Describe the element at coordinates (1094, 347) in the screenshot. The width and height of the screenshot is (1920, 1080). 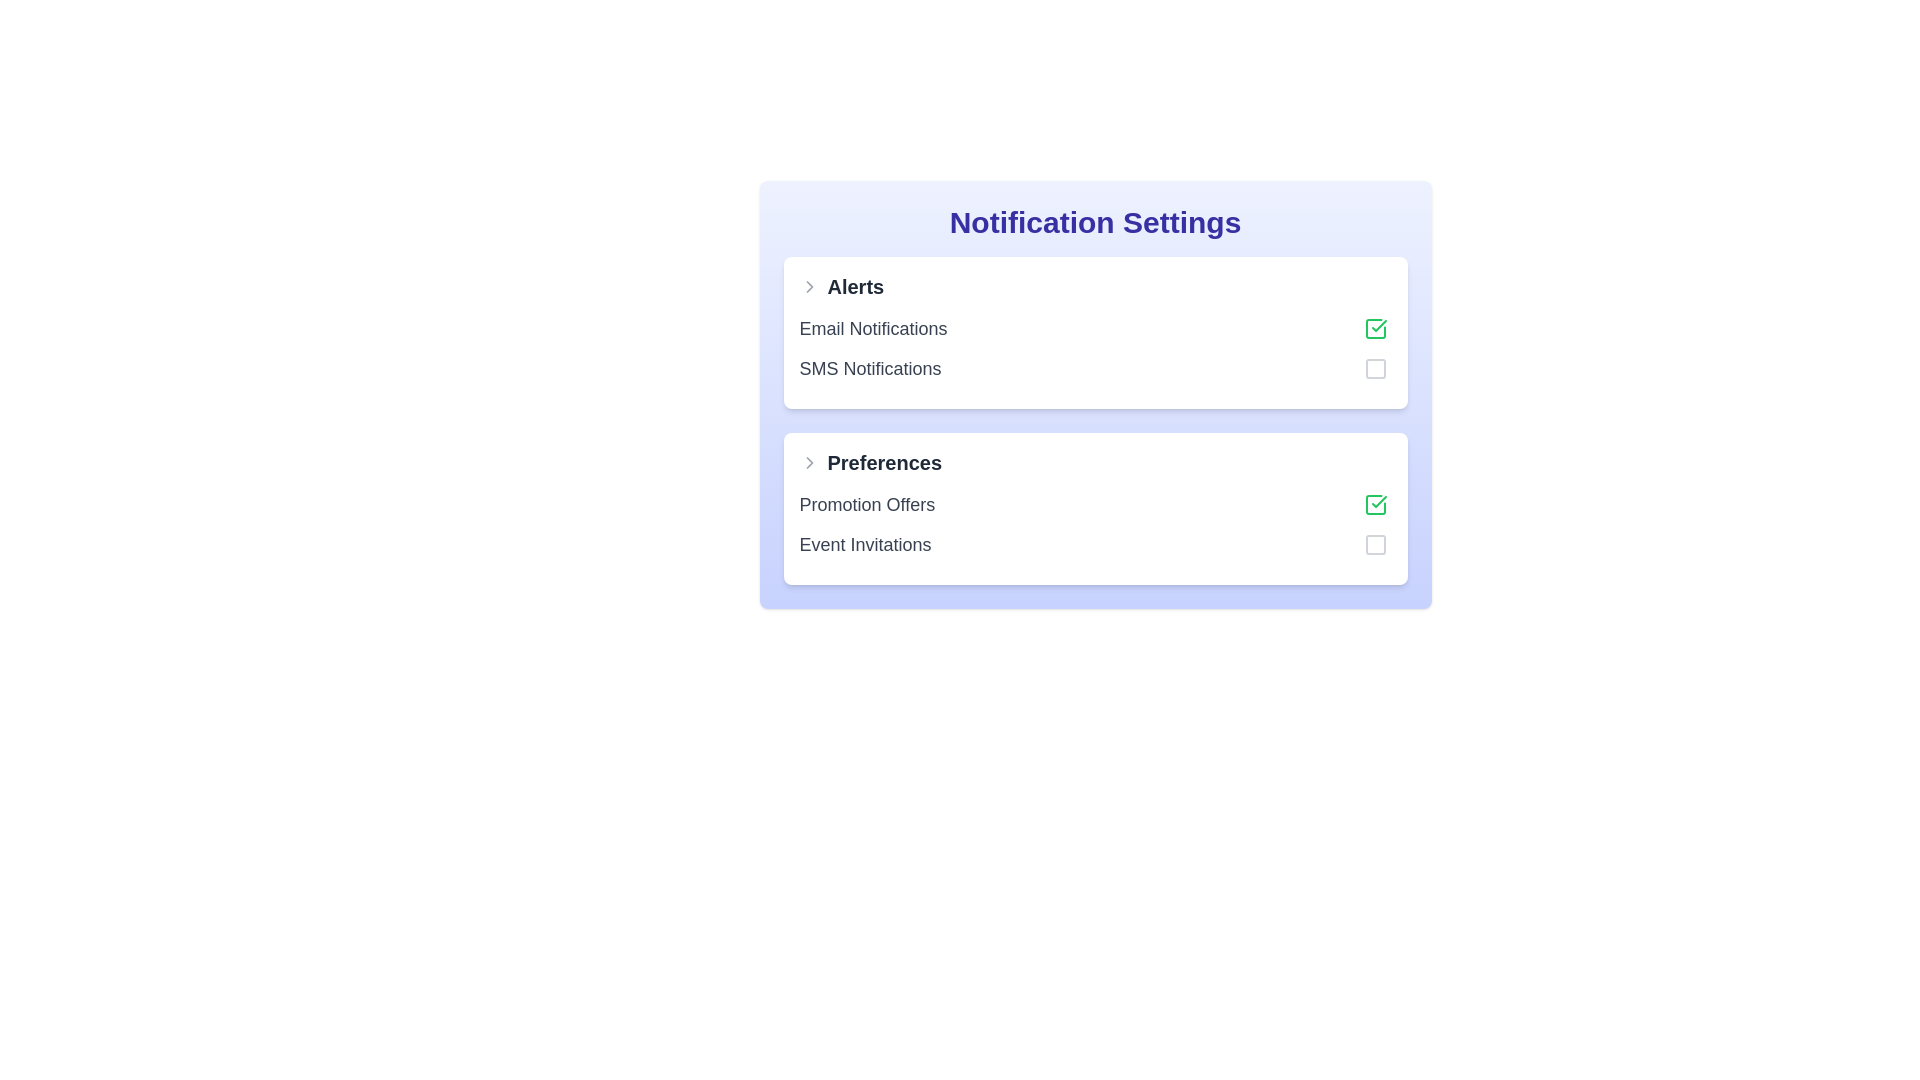
I see `the checkbox next to 'Email Notifications'` at that location.